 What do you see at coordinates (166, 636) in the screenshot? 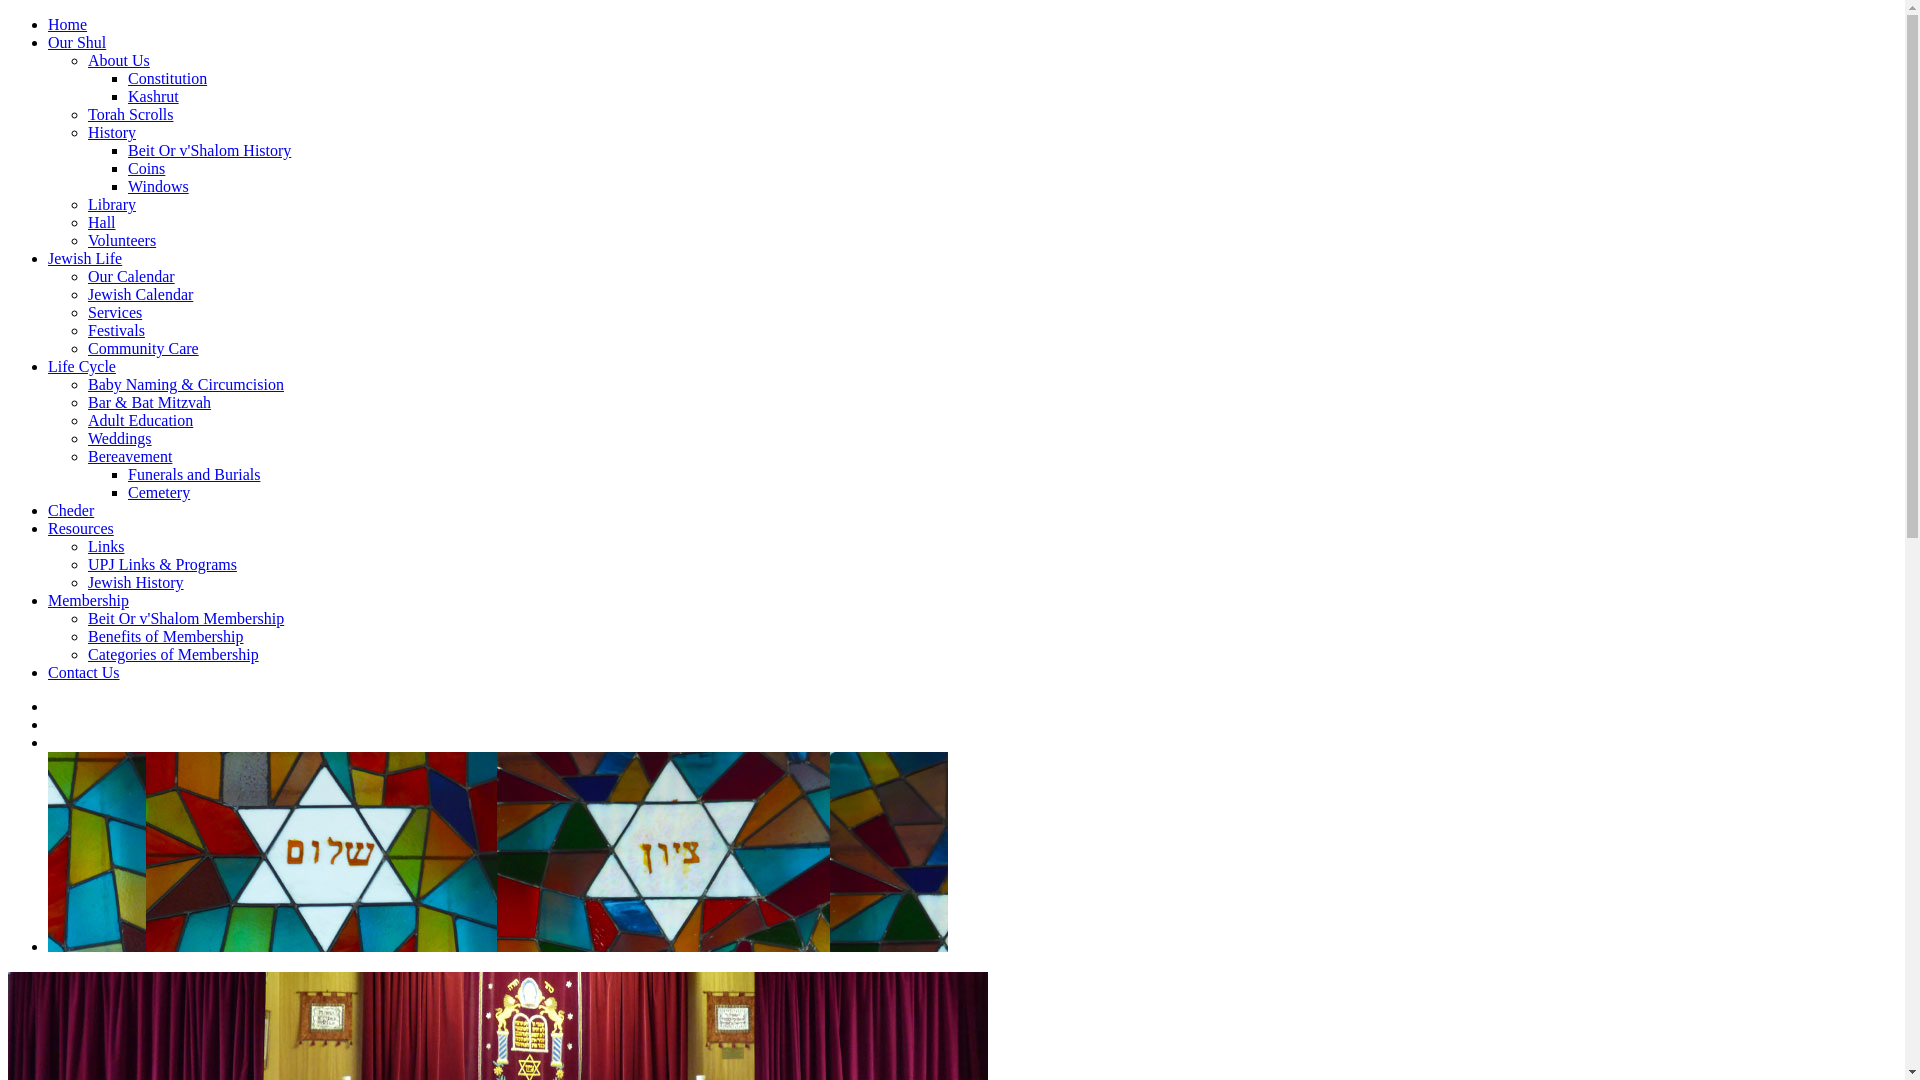
I see `'Benefits of Membership'` at bounding box center [166, 636].